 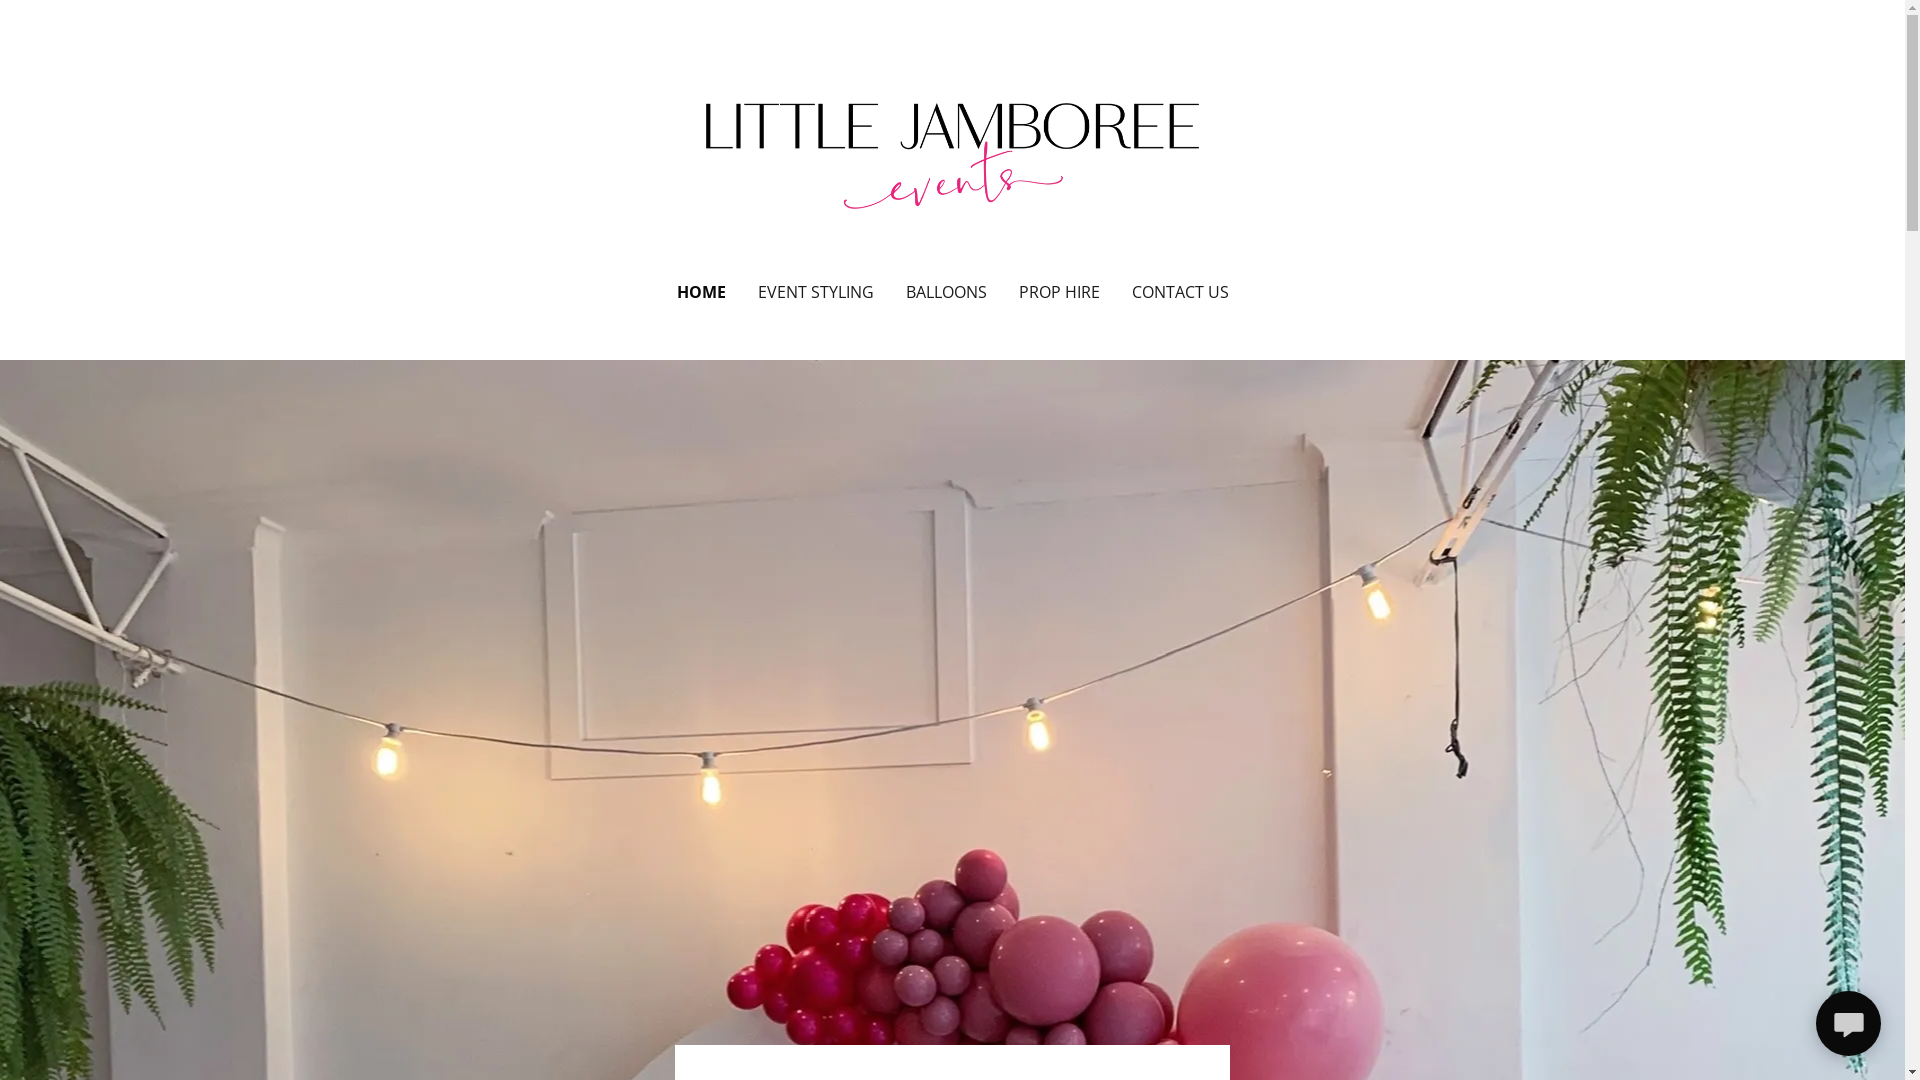 What do you see at coordinates (676, 292) in the screenshot?
I see `'HOME'` at bounding box center [676, 292].